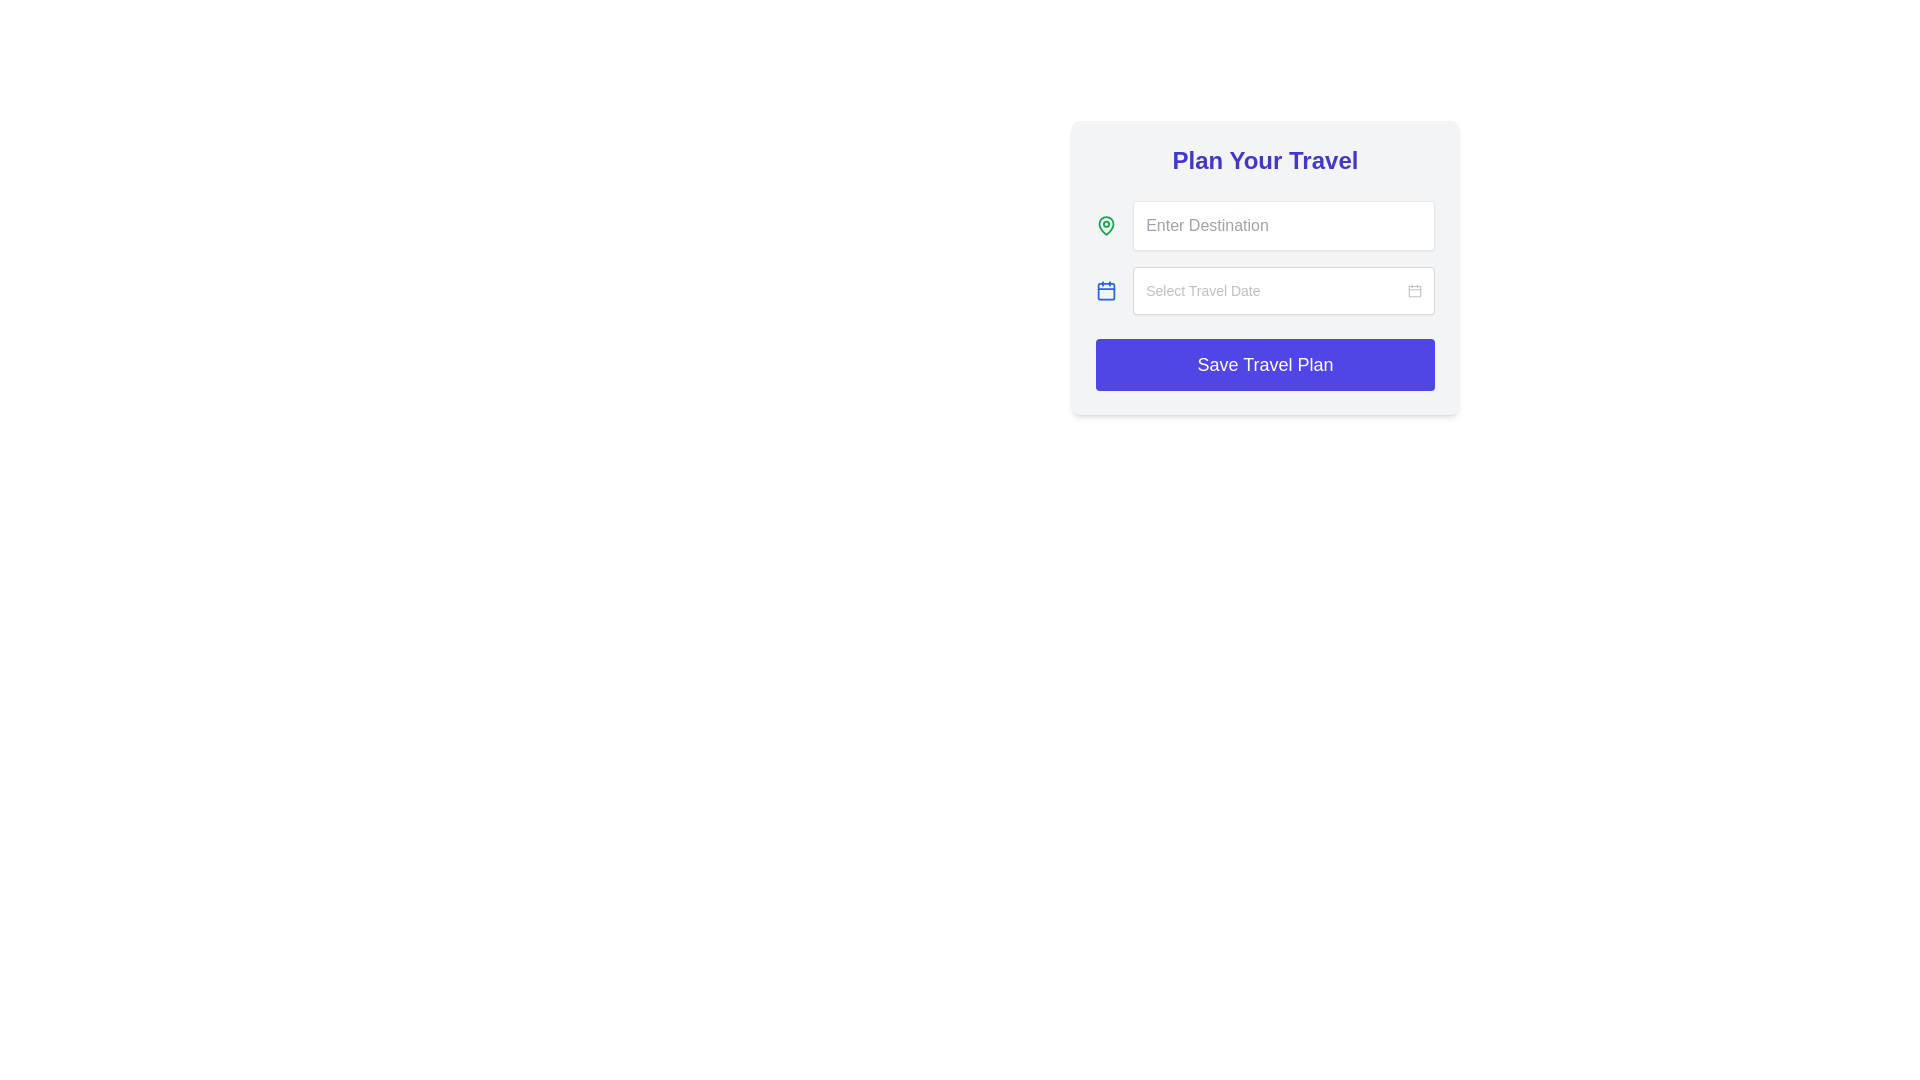 The height and width of the screenshot is (1080, 1920). What do you see at coordinates (1414, 290) in the screenshot?
I see `the calendar icon, which is a small blue square calendar with a red-highlighted day, located to the left of the 'Select Travel Date' text field` at bounding box center [1414, 290].